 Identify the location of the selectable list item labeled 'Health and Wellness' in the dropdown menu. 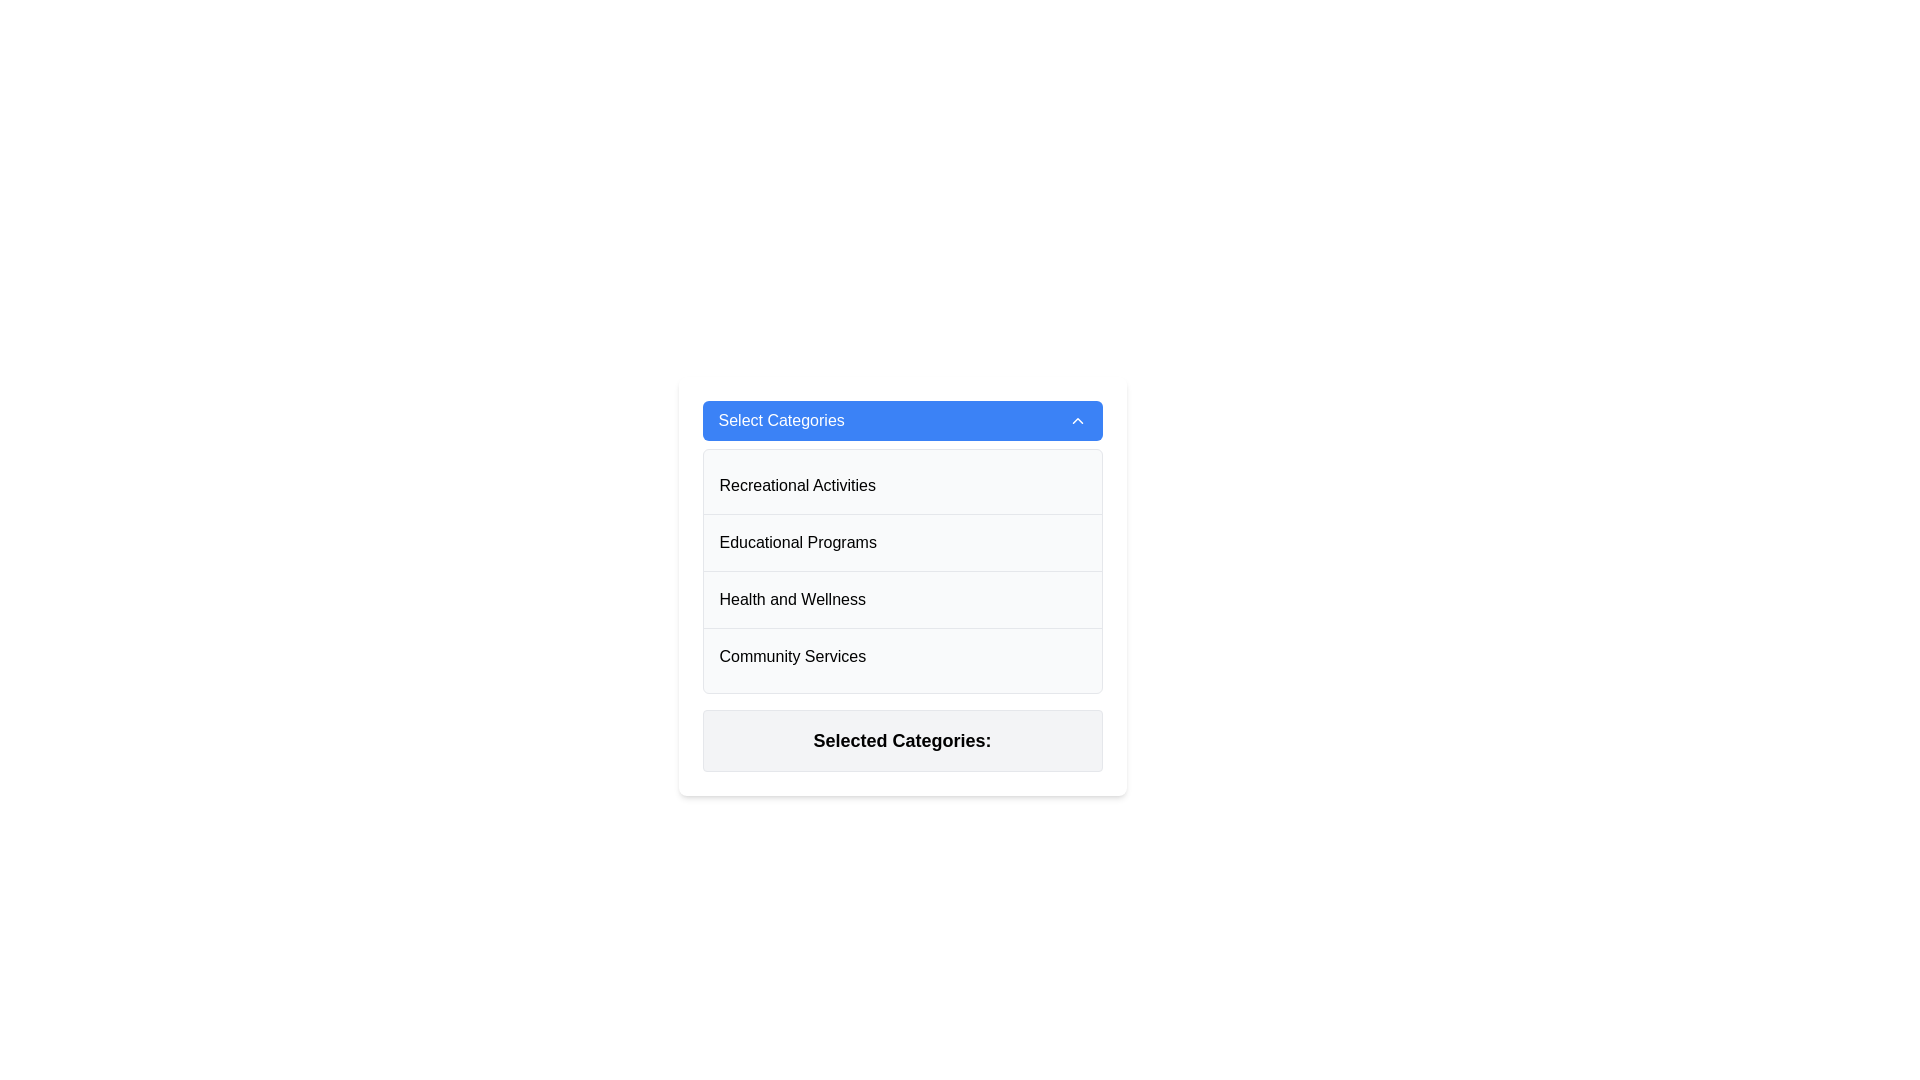
(901, 585).